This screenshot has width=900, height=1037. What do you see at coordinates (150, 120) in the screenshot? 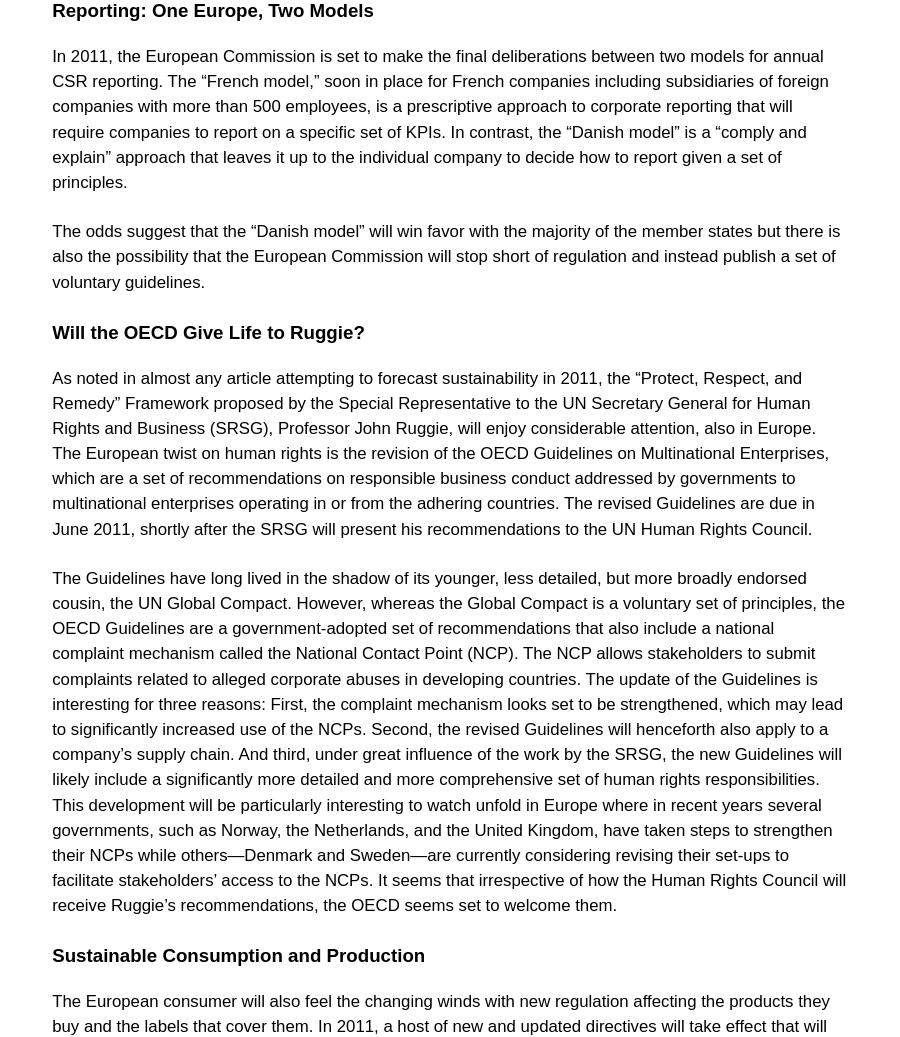
I see `'Transform to Net Zero'` at bounding box center [150, 120].